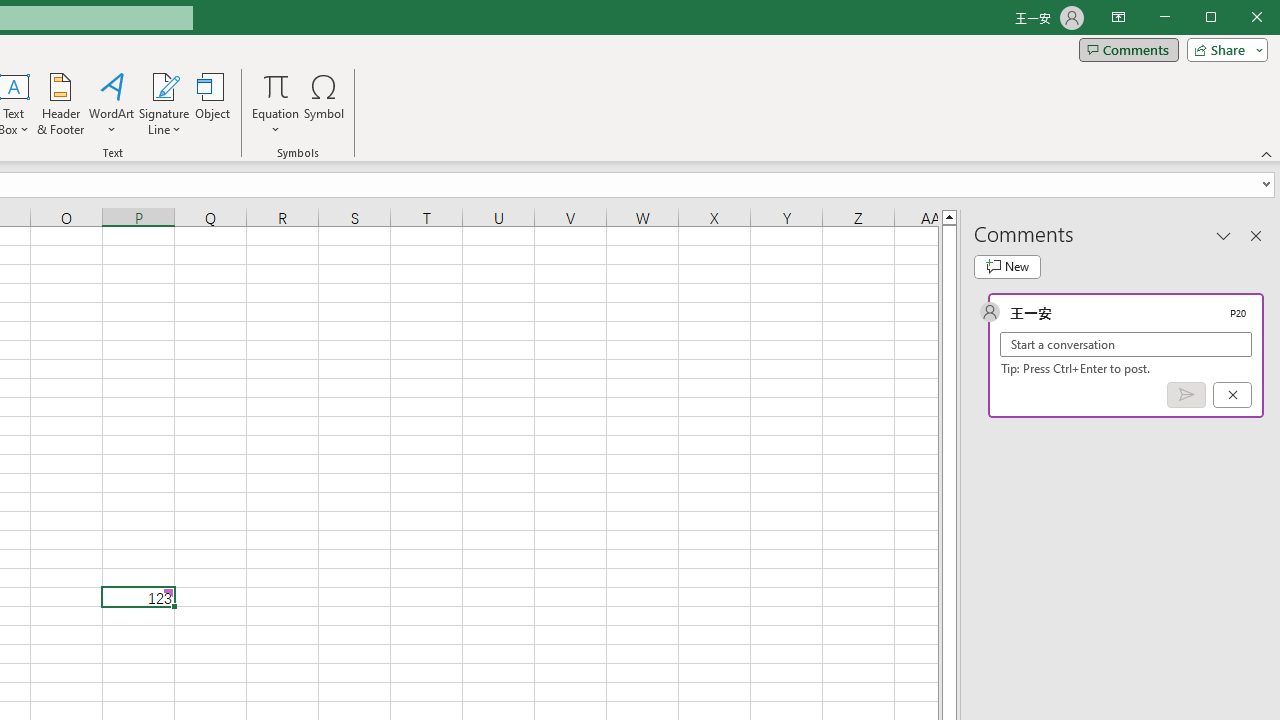 This screenshot has width=1280, height=720. What do you see at coordinates (1216, 19) in the screenshot?
I see `'Minimize'` at bounding box center [1216, 19].